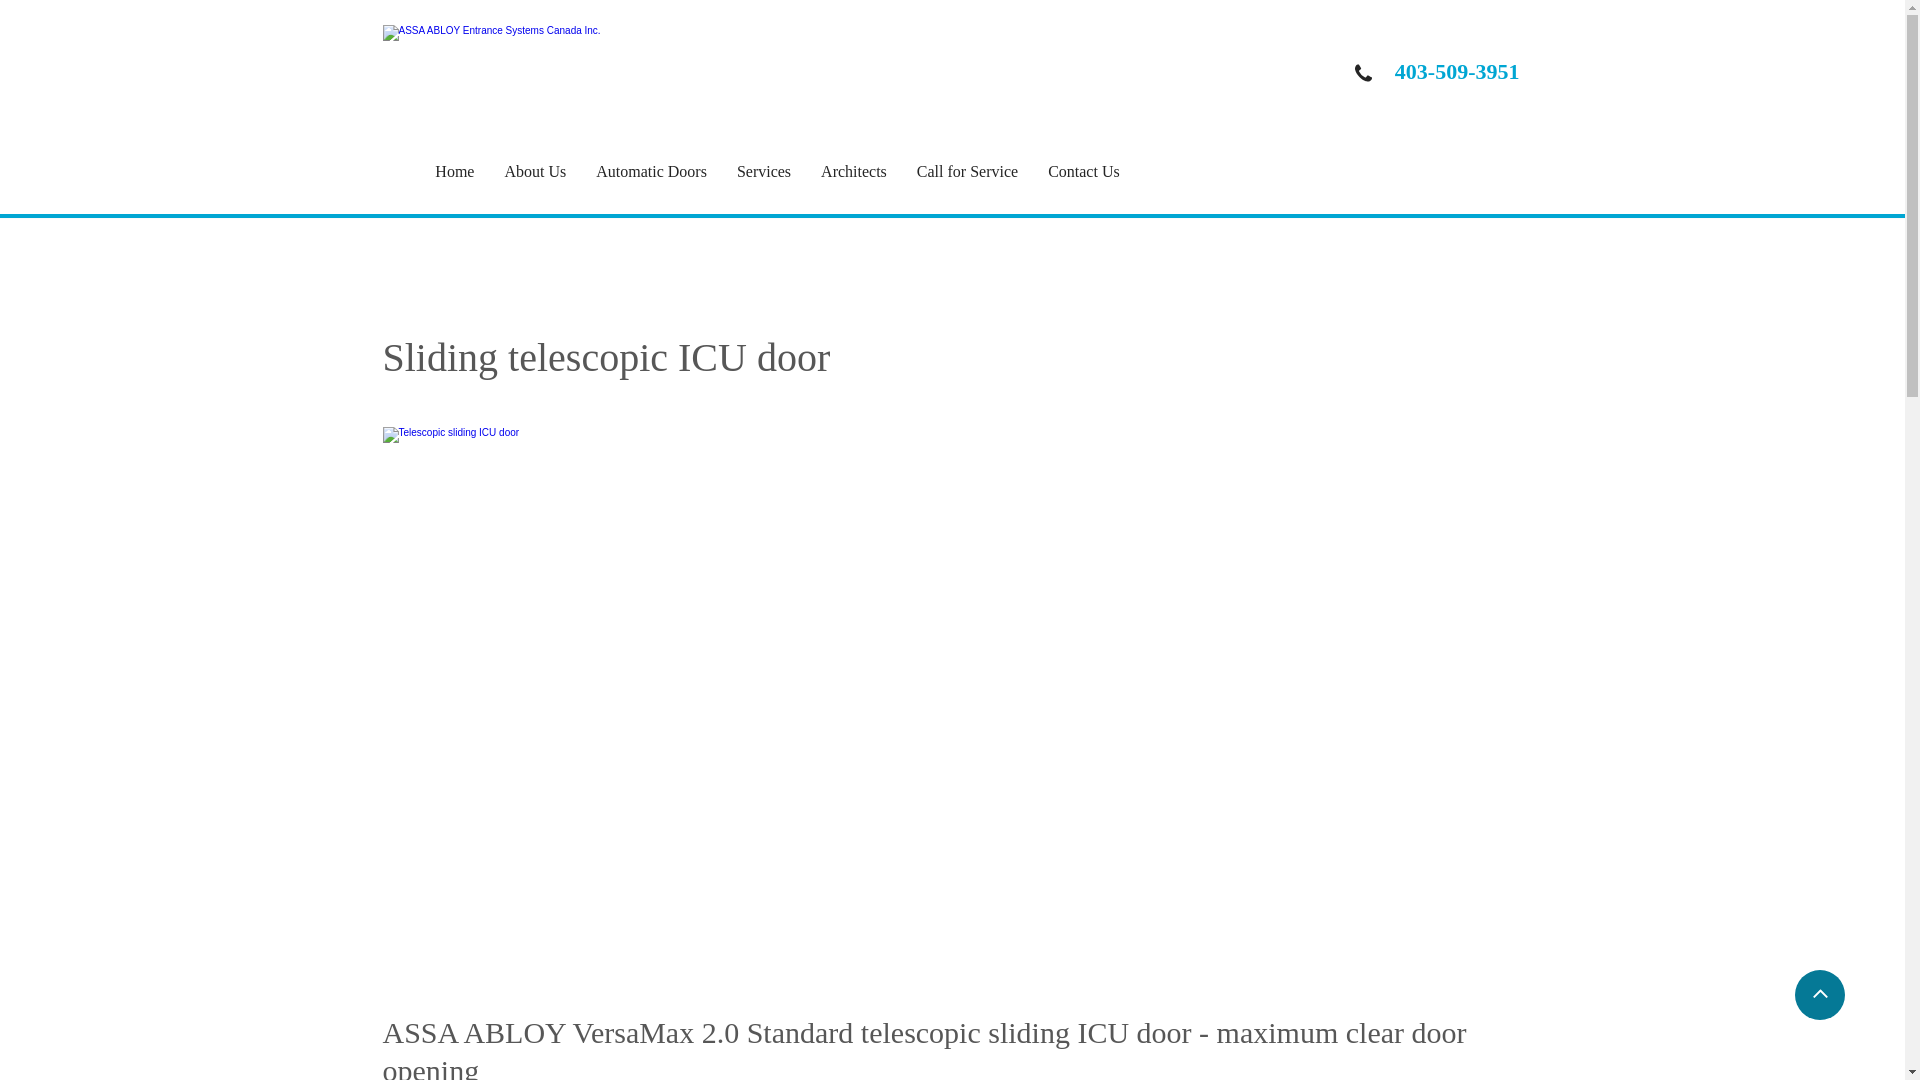  I want to click on 'Home', so click(468, 171).